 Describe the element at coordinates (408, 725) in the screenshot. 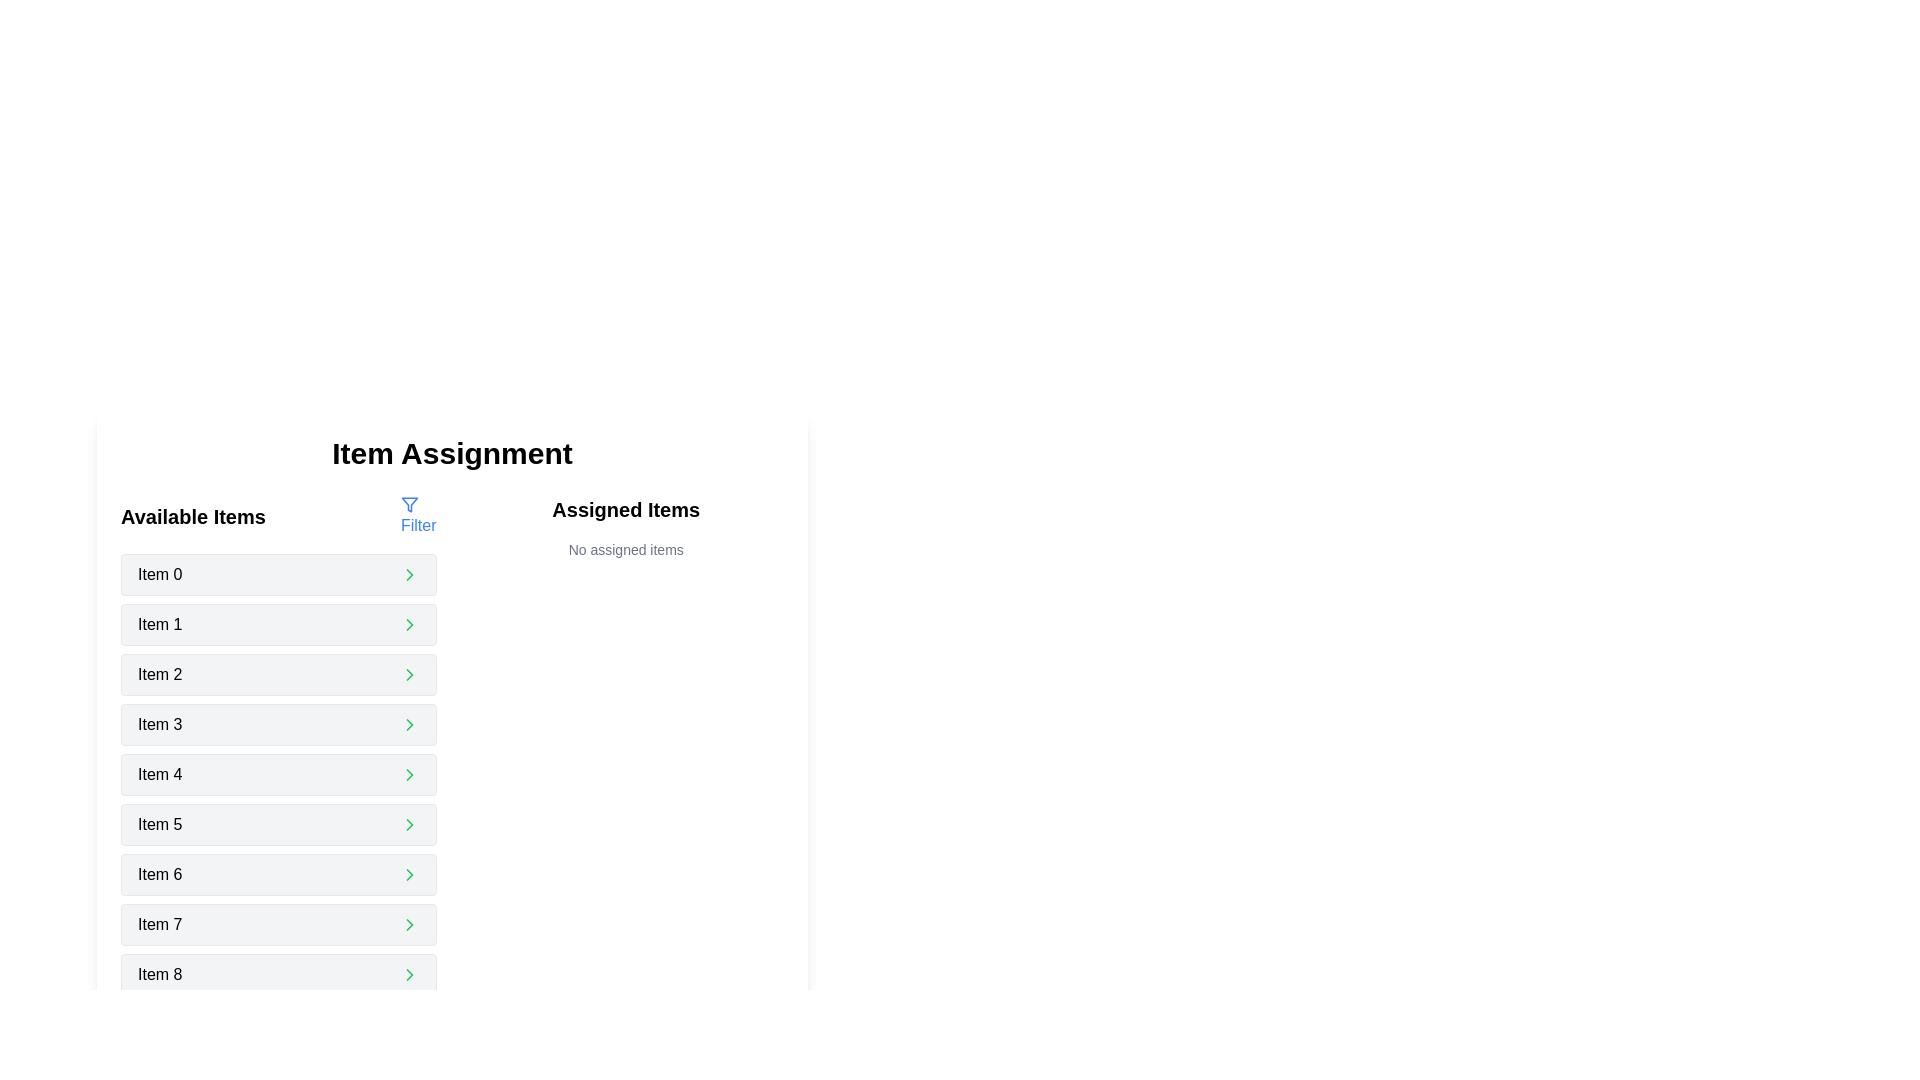

I see `the chevron icon associated with 'Item 3' in the 'Available Items' section` at that location.